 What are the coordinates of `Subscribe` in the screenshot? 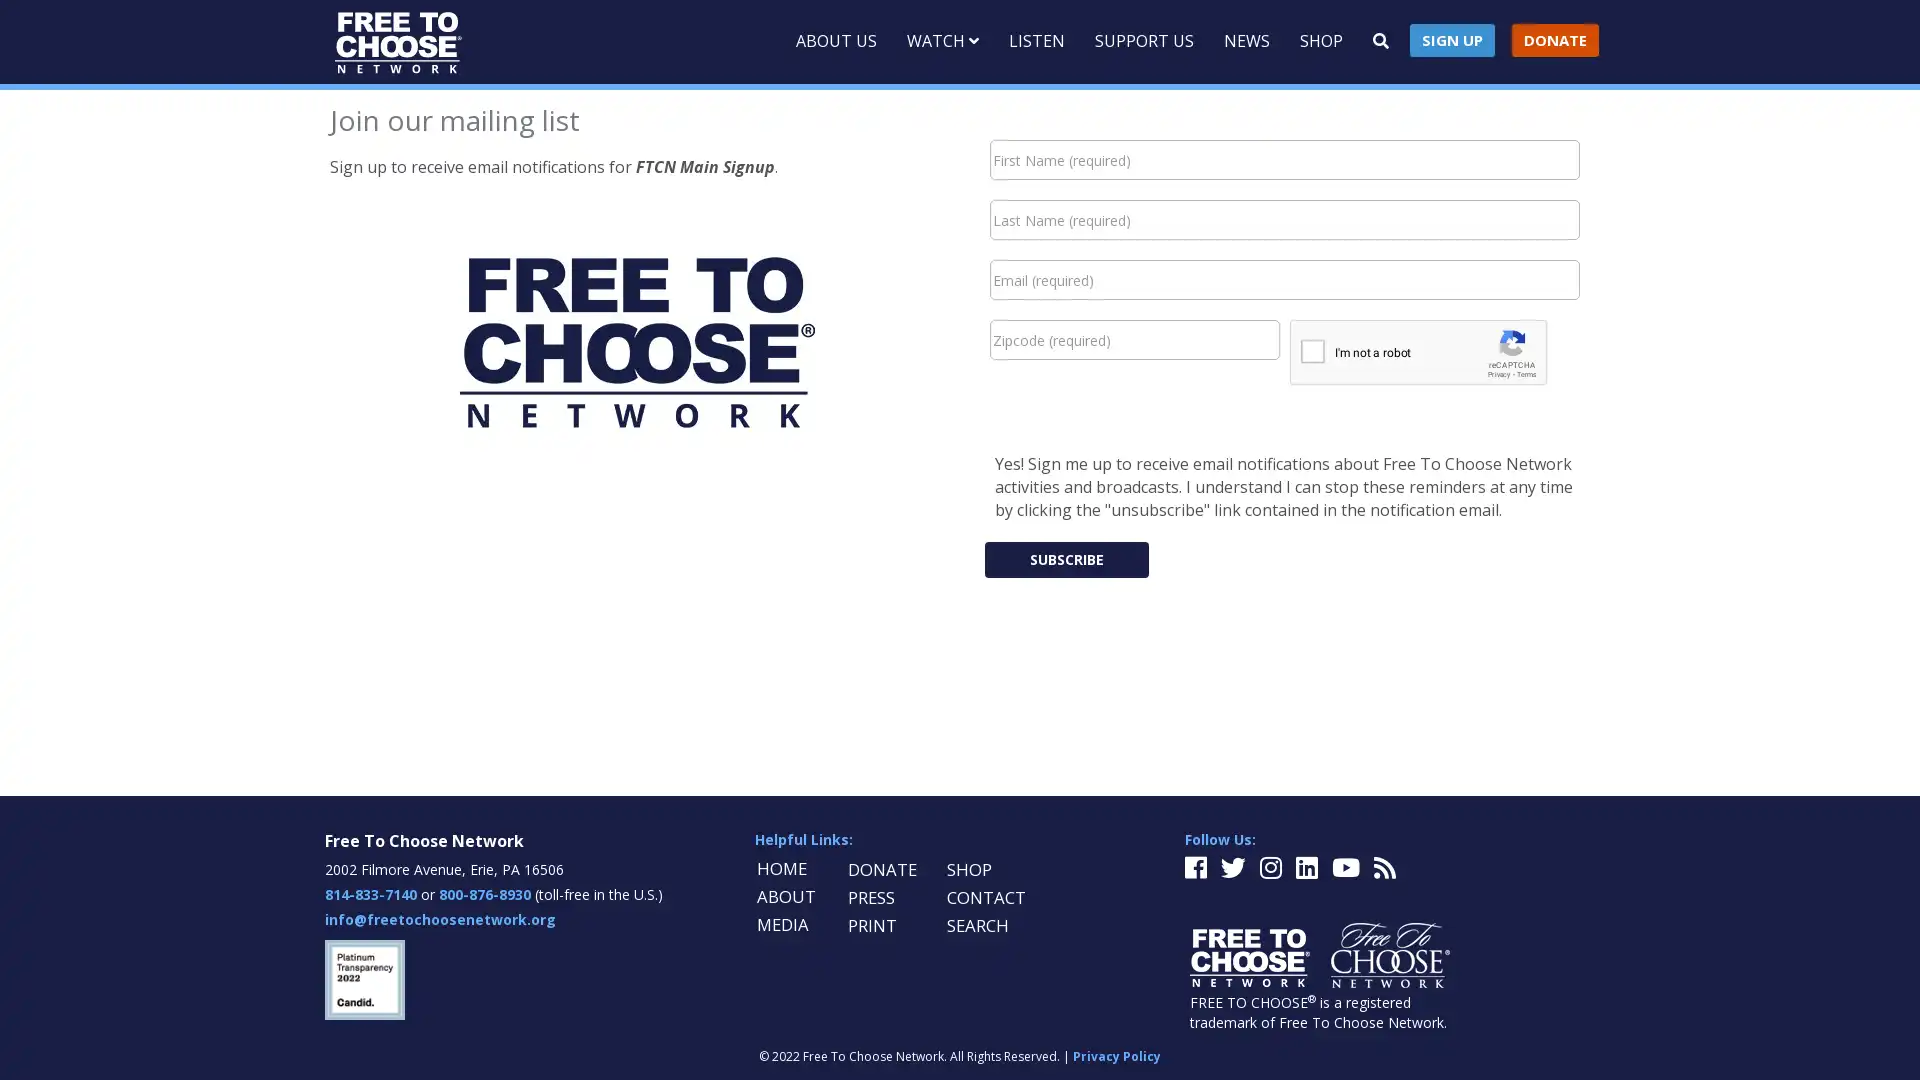 It's located at (1065, 559).